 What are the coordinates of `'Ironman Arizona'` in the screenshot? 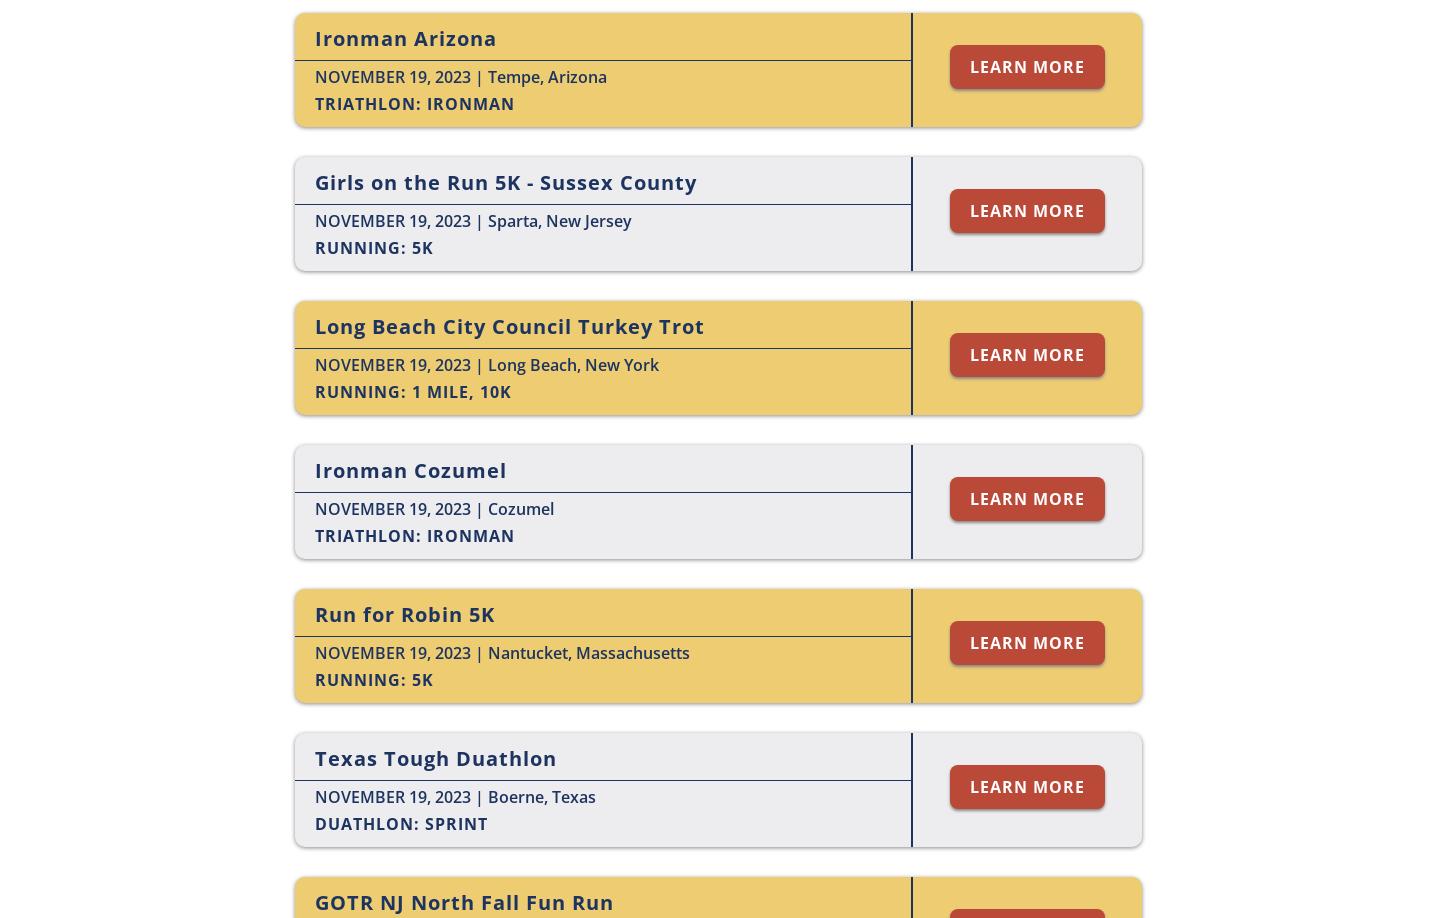 It's located at (404, 38).